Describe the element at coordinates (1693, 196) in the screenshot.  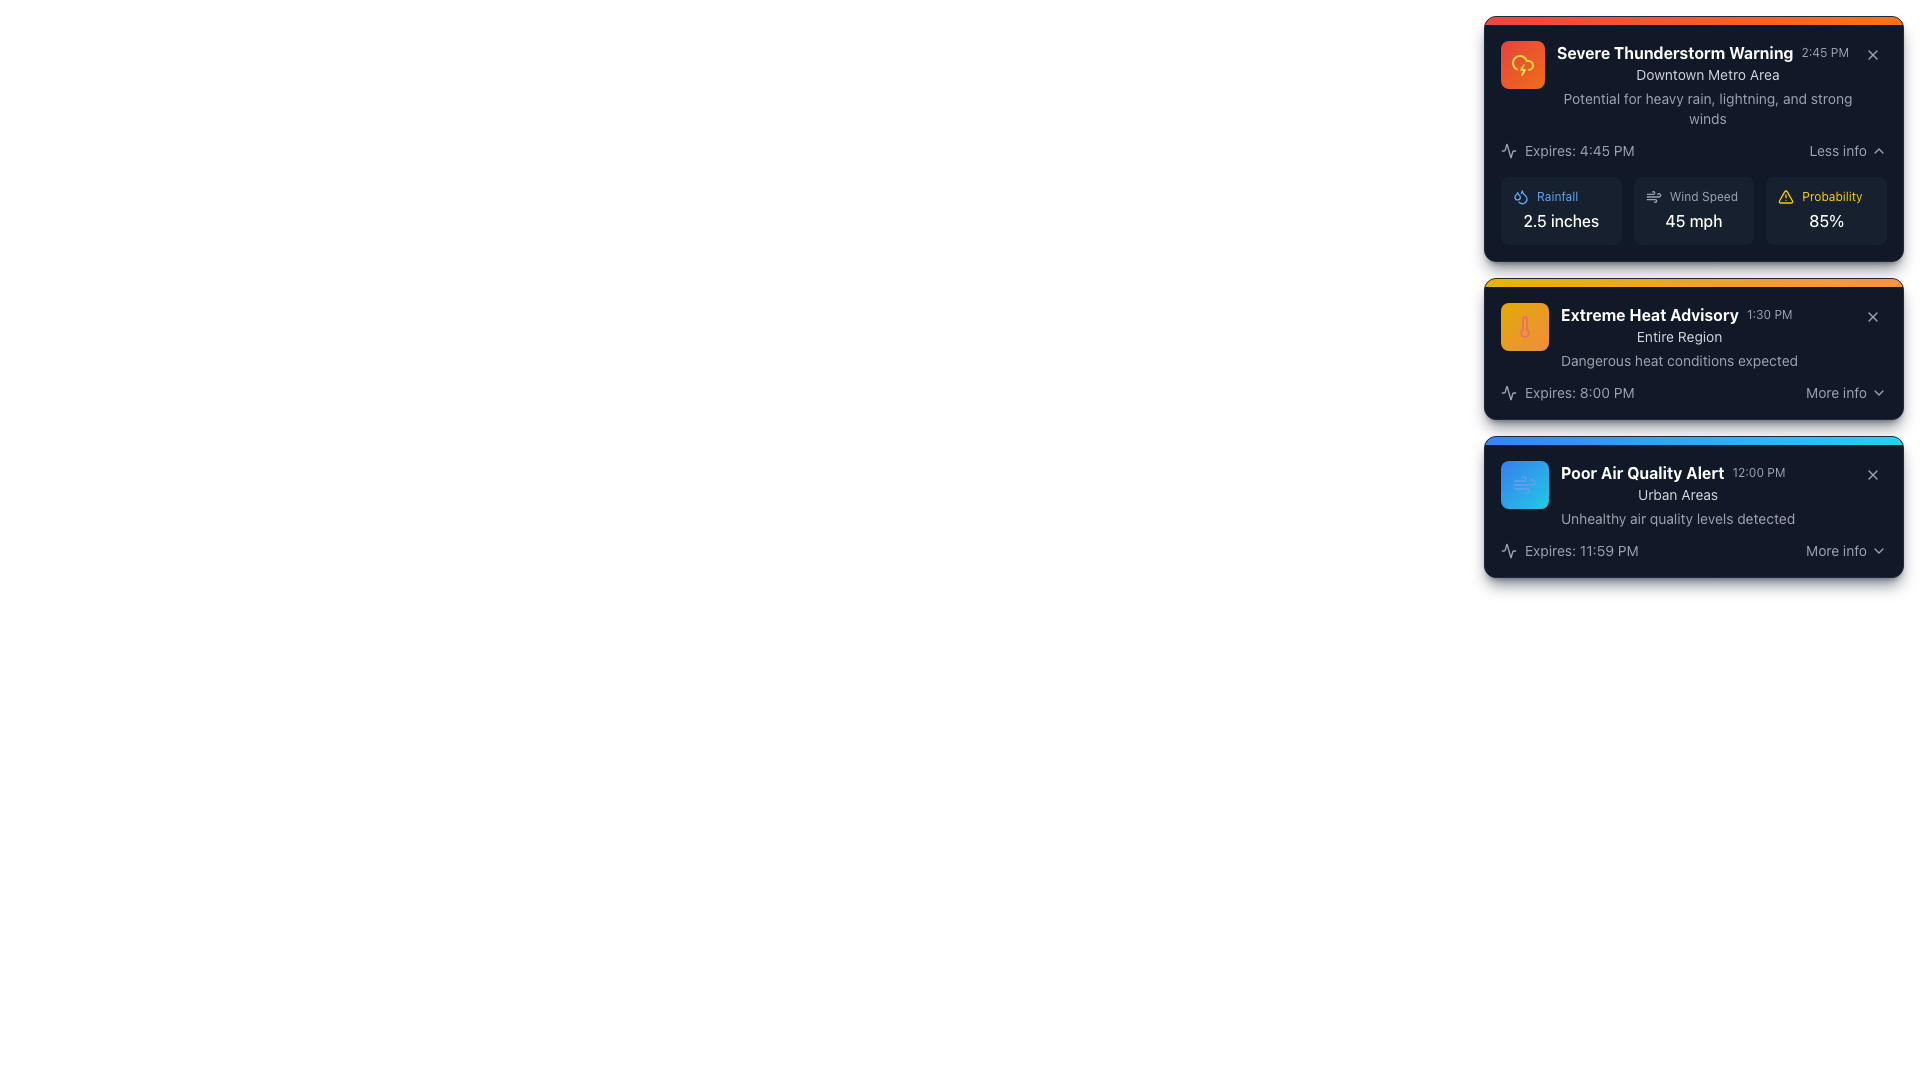
I see `the Label with Icon that describes the wind speed metric, located above the '45 mph' value in the 'Severe Thunderstorm Warning' card` at that location.